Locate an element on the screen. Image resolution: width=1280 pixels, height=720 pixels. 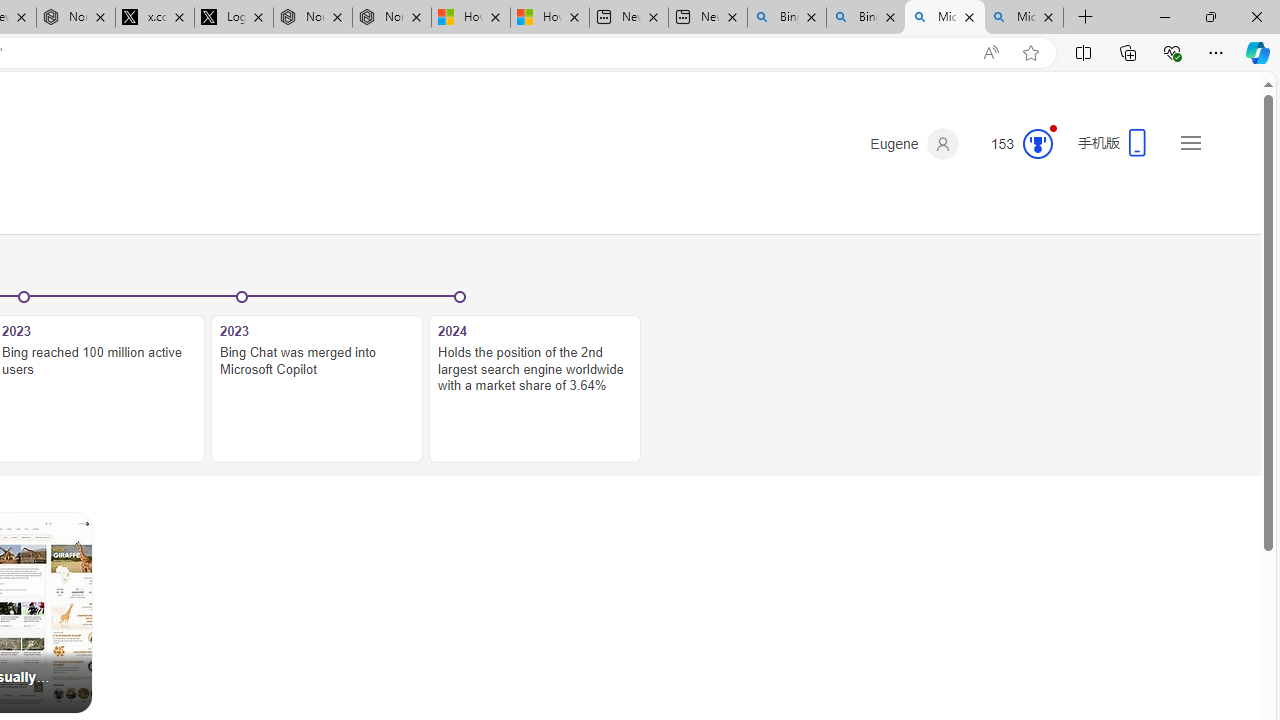
'Microsoft Rewards 153' is located at coordinates (1014, 143).